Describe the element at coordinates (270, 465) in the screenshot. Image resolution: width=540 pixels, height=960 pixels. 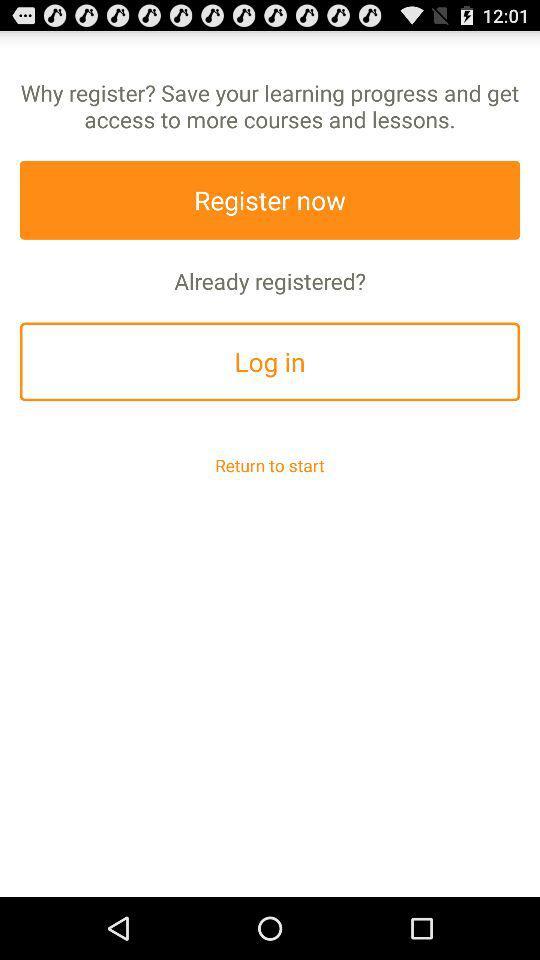
I see `return to start item` at that location.